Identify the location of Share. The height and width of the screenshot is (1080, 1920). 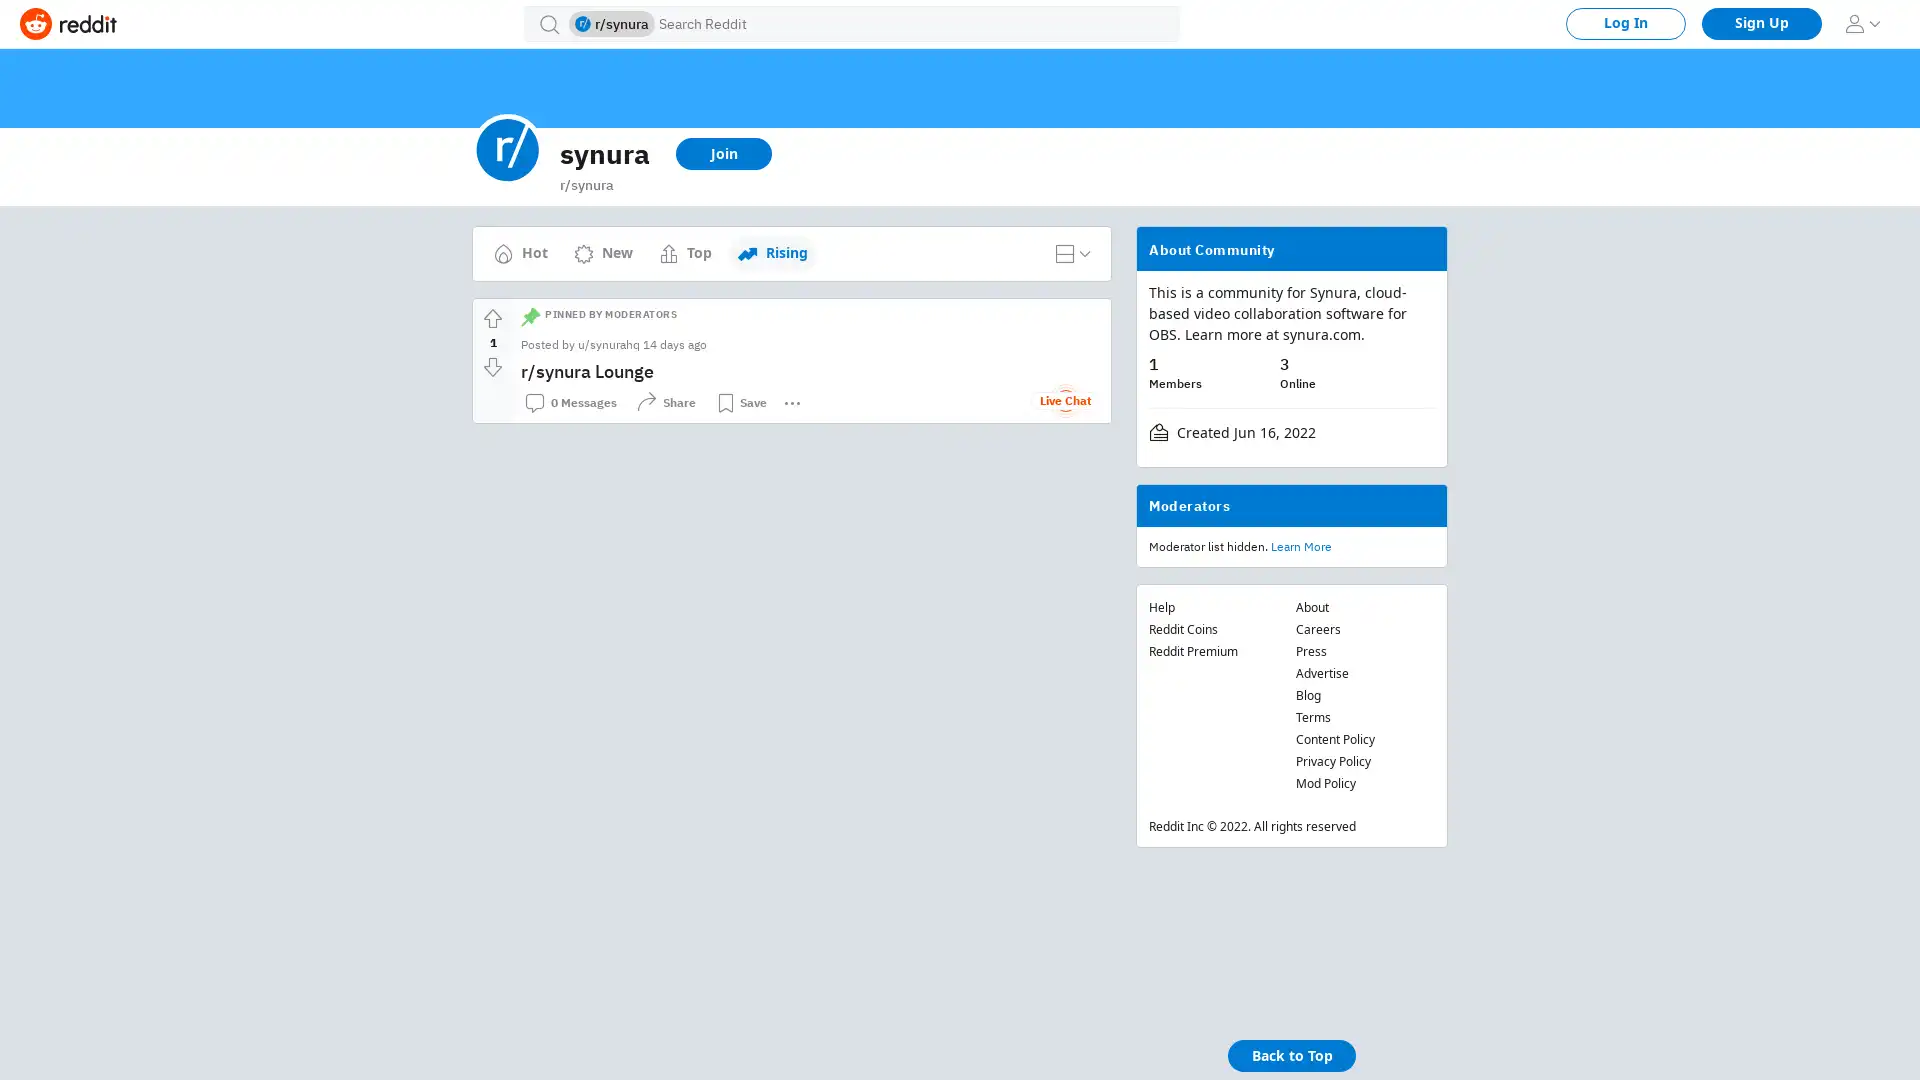
(666, 402).